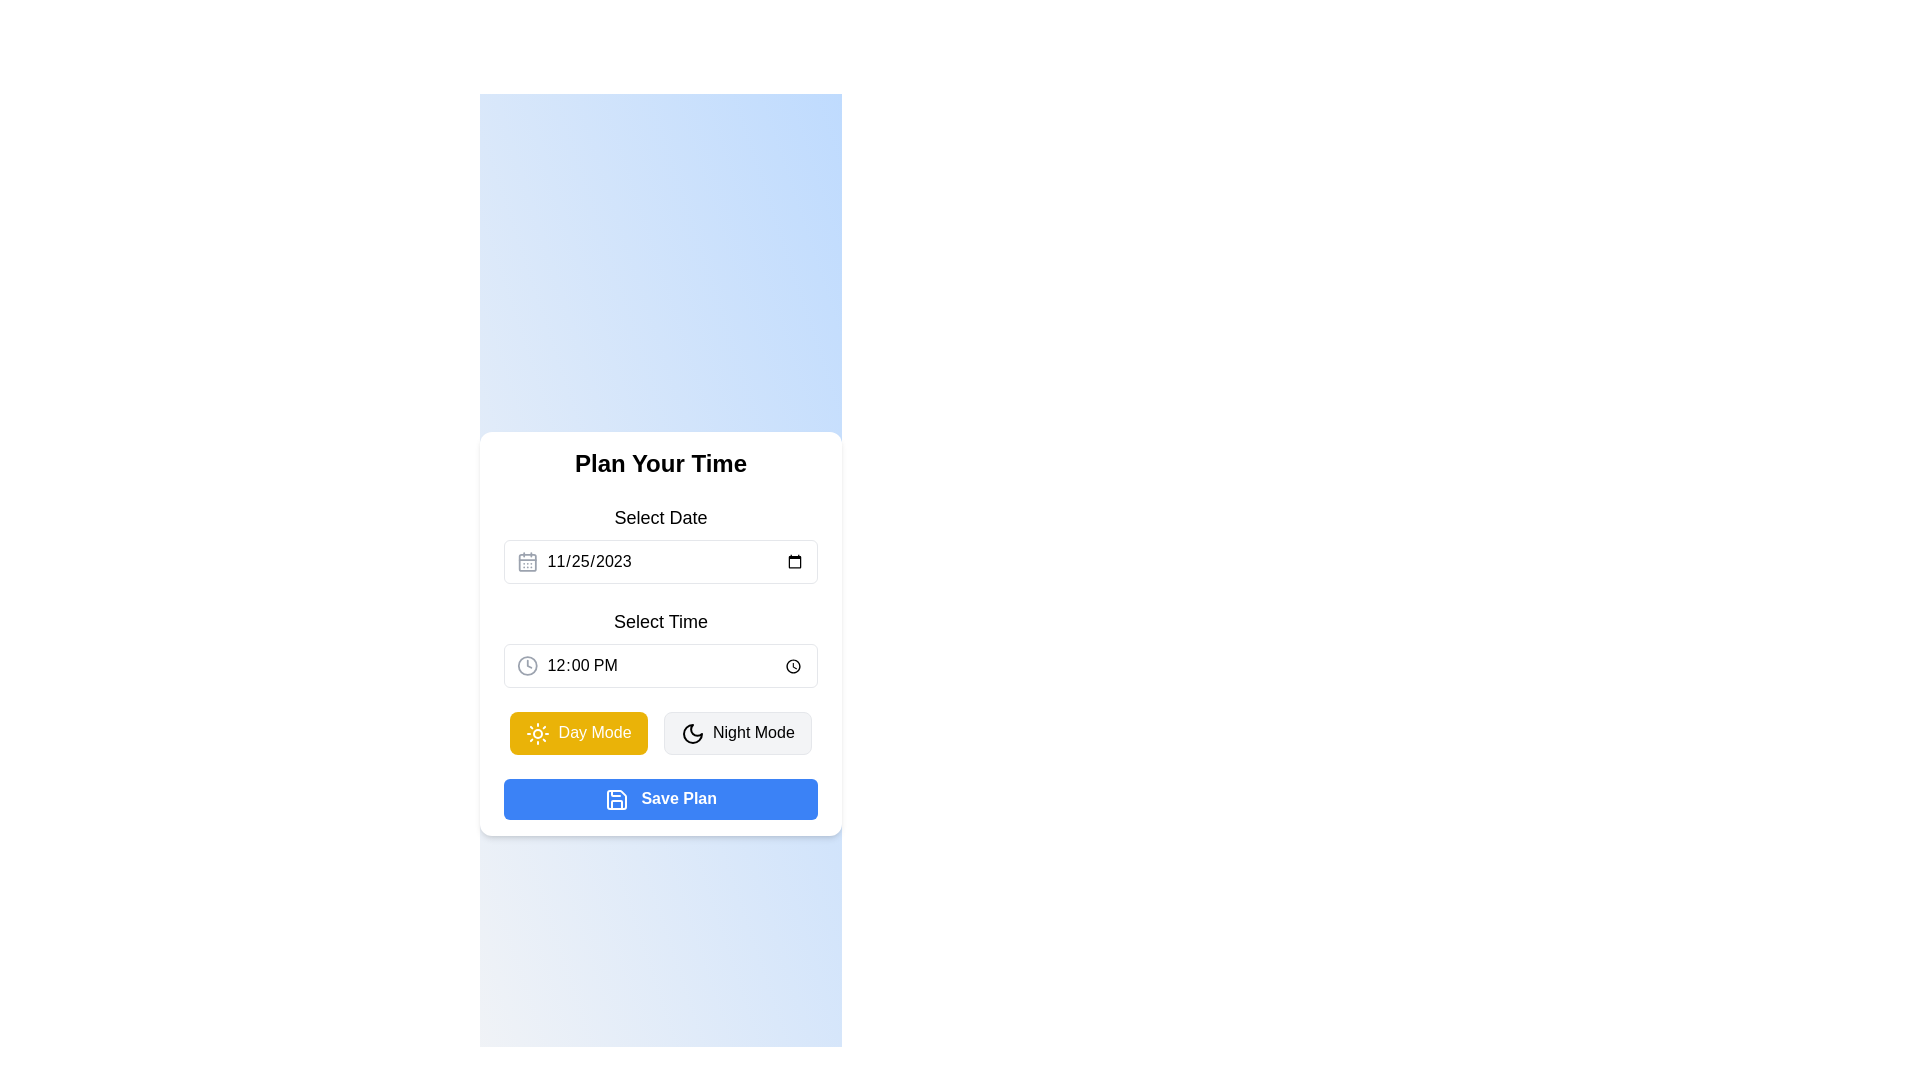 The height and width of the screenshot is (1080, 1920). What do you see at coordinates (661, 797) in the screenshot?
I see `the 'Save Plan' button with a blue background and a floppy disk icon` at bounding box center [661, 797].